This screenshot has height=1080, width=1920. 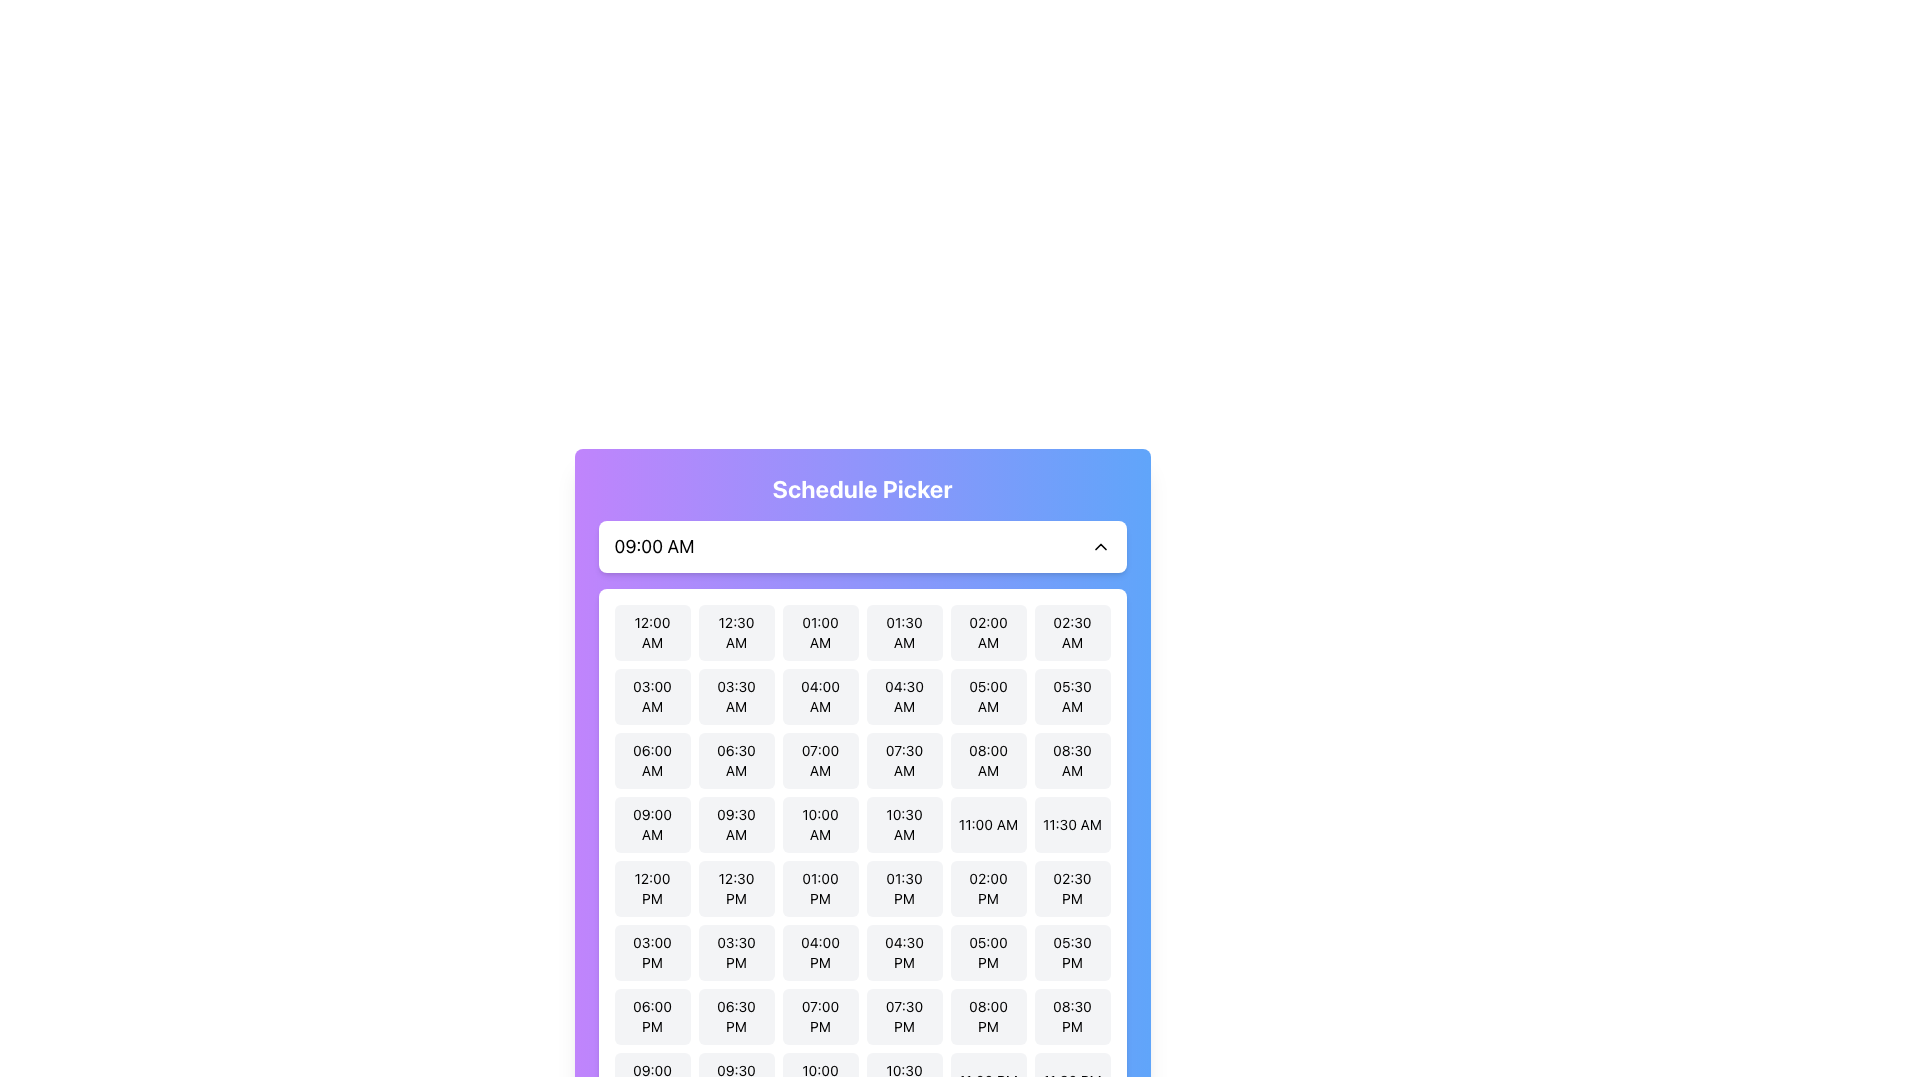 I want to click on the selectable time slot button for '09:30 AM' located in the fifth row and second column of a grid layout, so click(x=735, y=825).